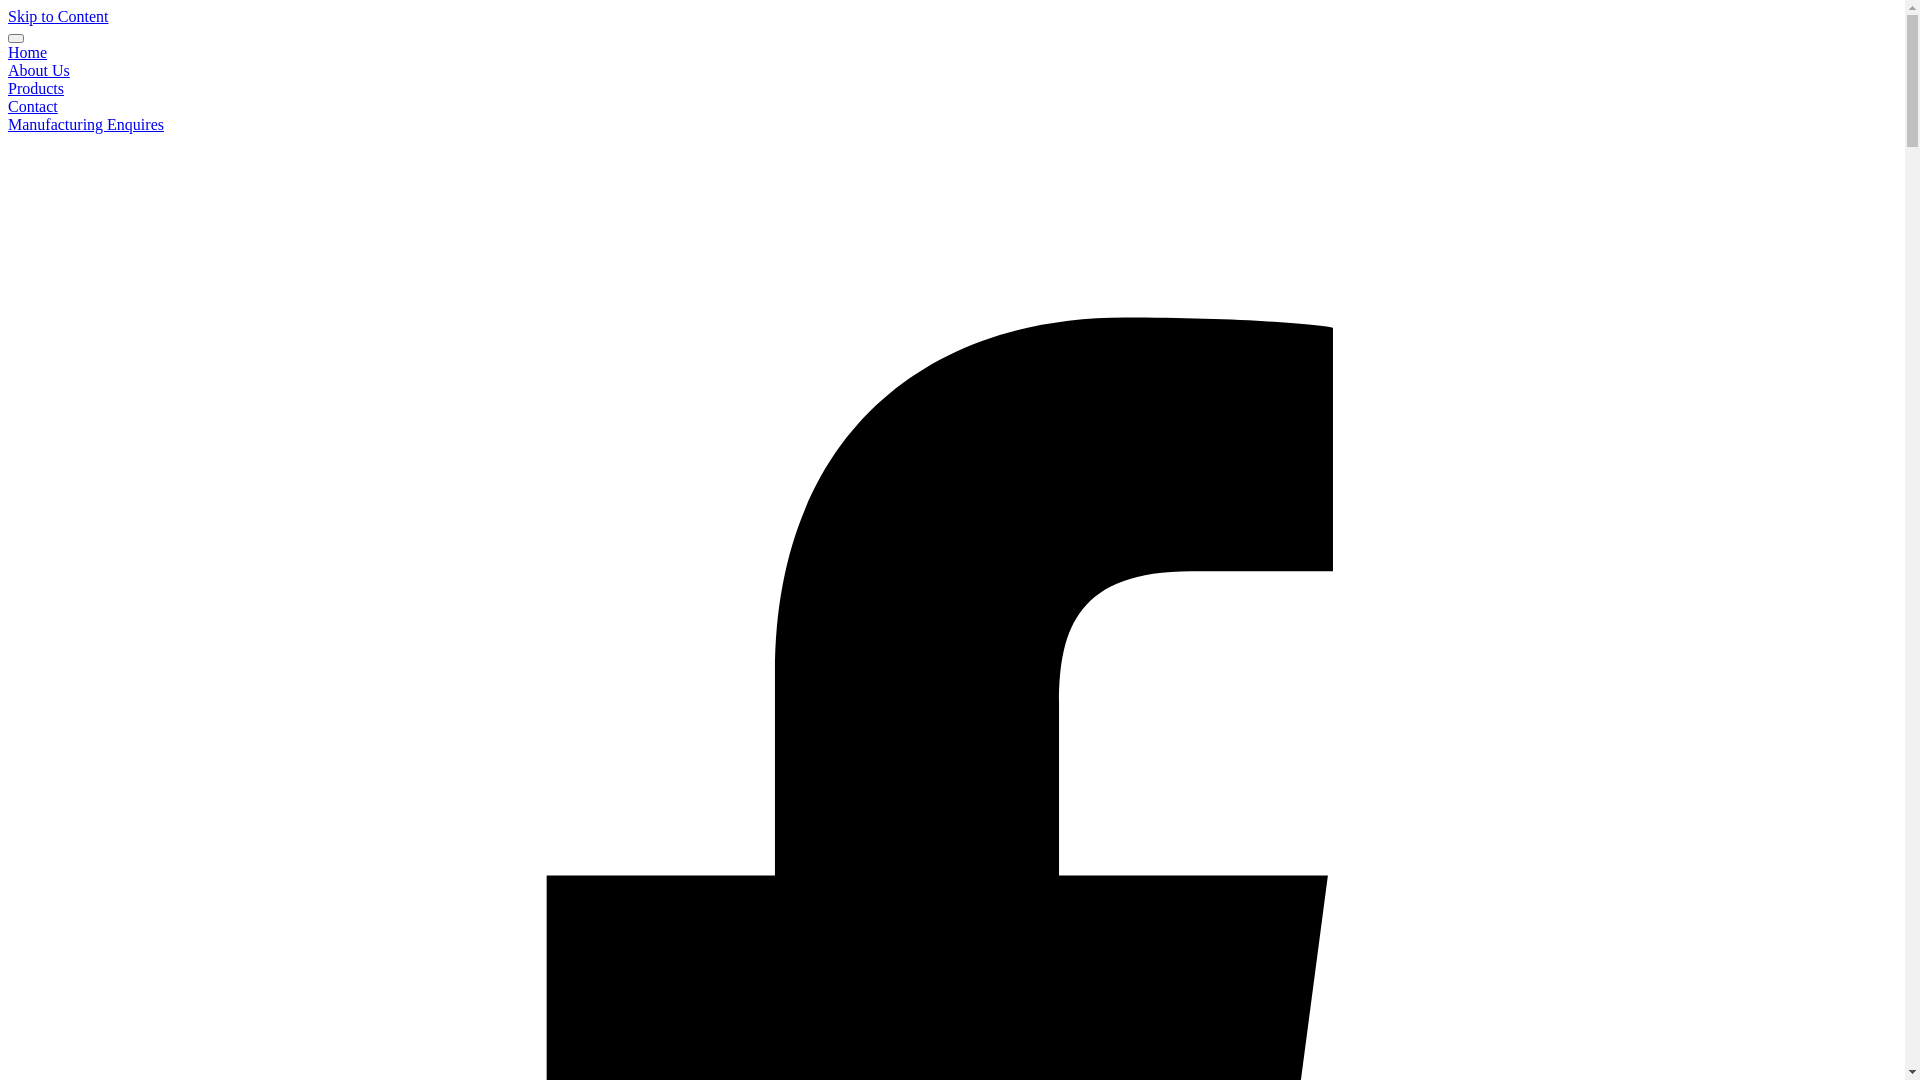 Image resolution: width=1920 pixels, height=1080 pixels. What do you see at coordinates (8, 87) in the screenshot?
I see `'Products'` at bounding box center [8, 87].